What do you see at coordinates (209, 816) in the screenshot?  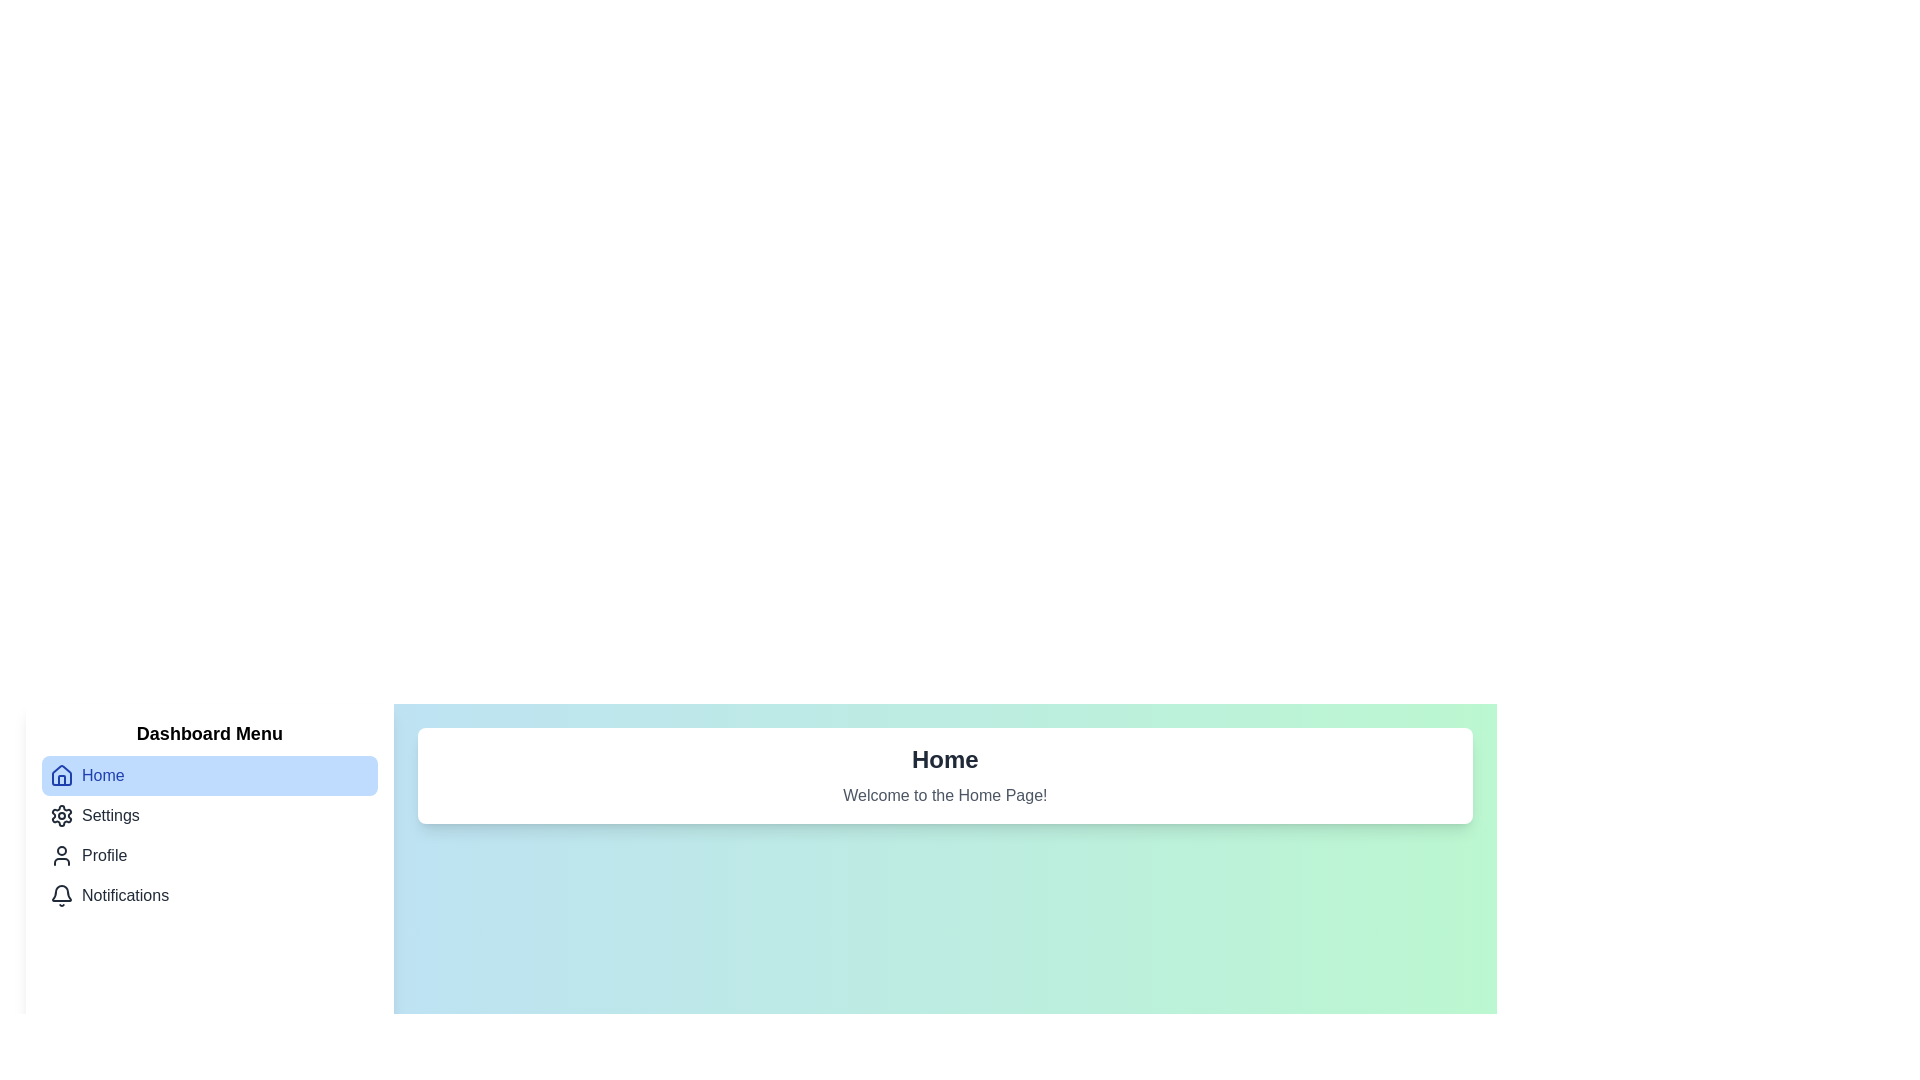 I see `the menu item corresponding to Settings` at bounding box center [209, 816].